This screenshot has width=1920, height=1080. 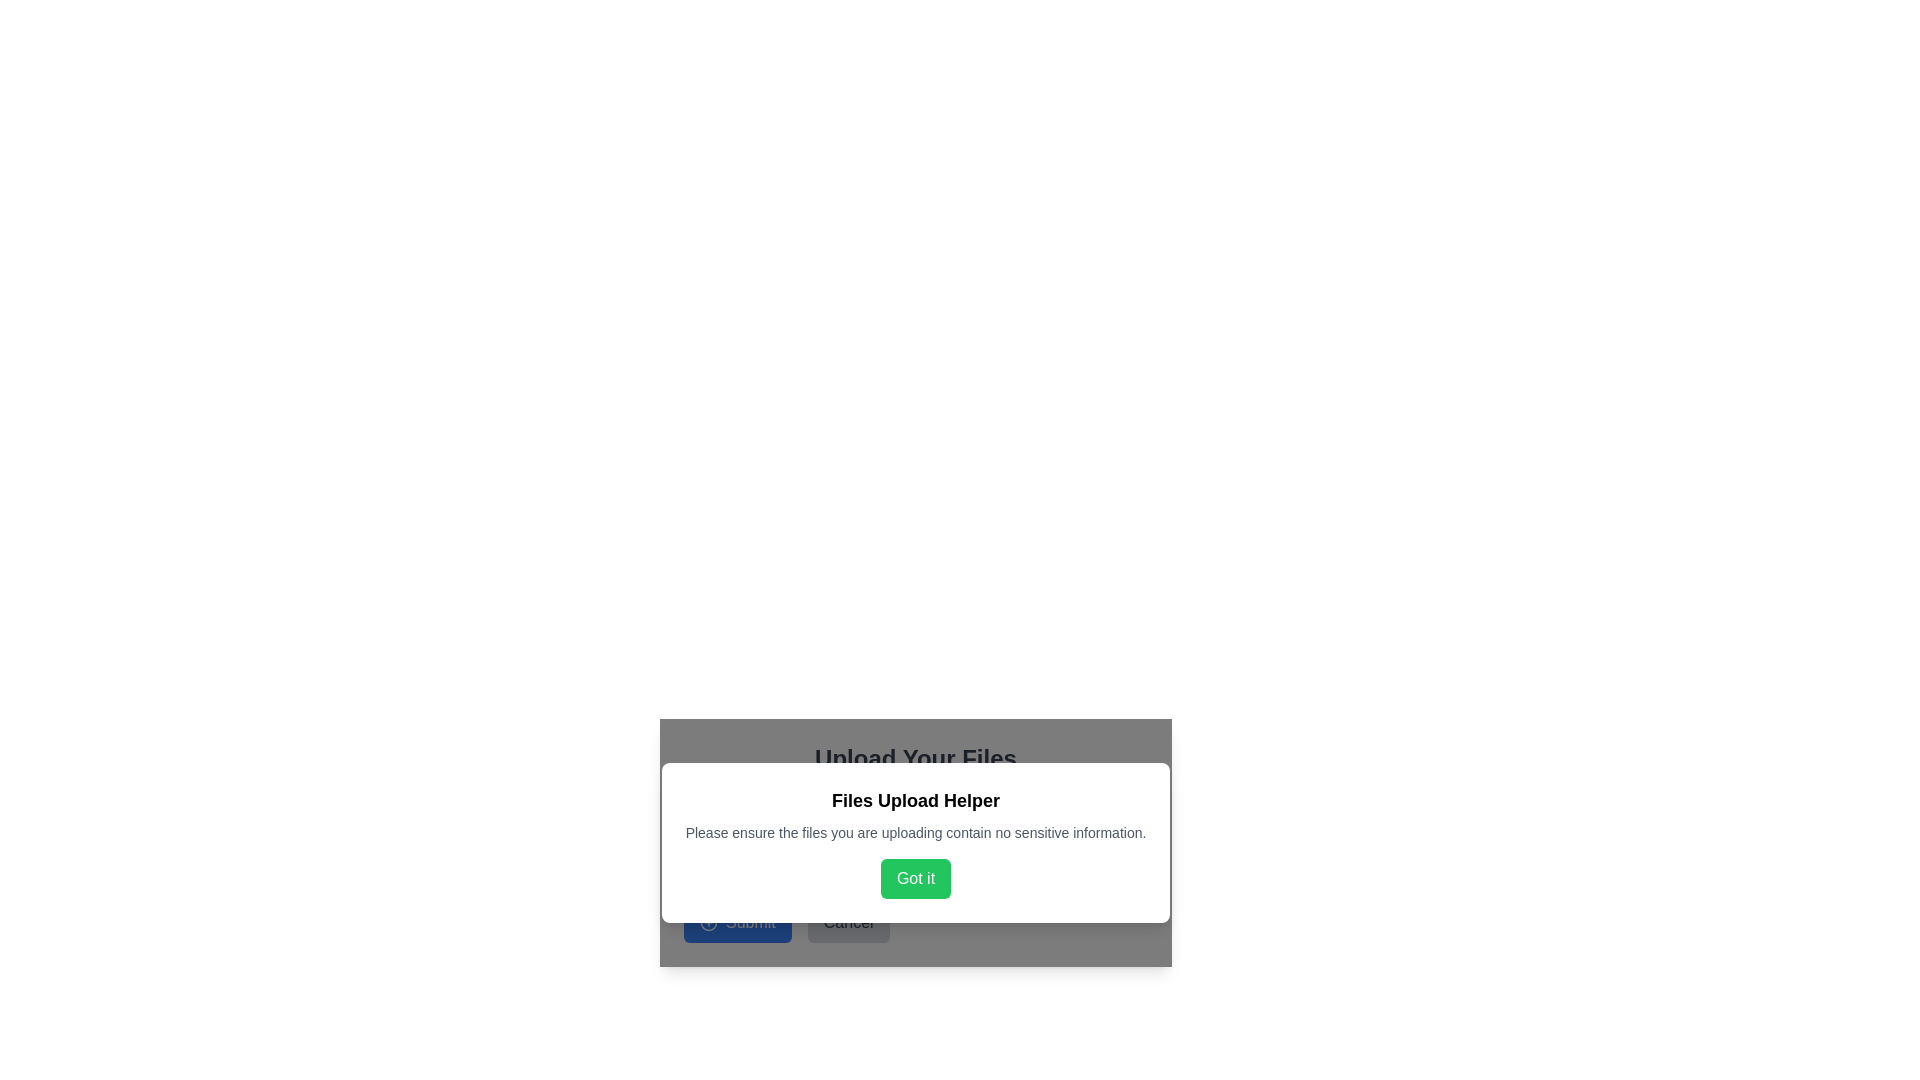 What do you see at coordinates (915, 839) in the screenshot?
I see `and drop files into the Interactive Dropzone that contains the instructions 'Drag & drop files here or click` at bounding box center [915, 839].